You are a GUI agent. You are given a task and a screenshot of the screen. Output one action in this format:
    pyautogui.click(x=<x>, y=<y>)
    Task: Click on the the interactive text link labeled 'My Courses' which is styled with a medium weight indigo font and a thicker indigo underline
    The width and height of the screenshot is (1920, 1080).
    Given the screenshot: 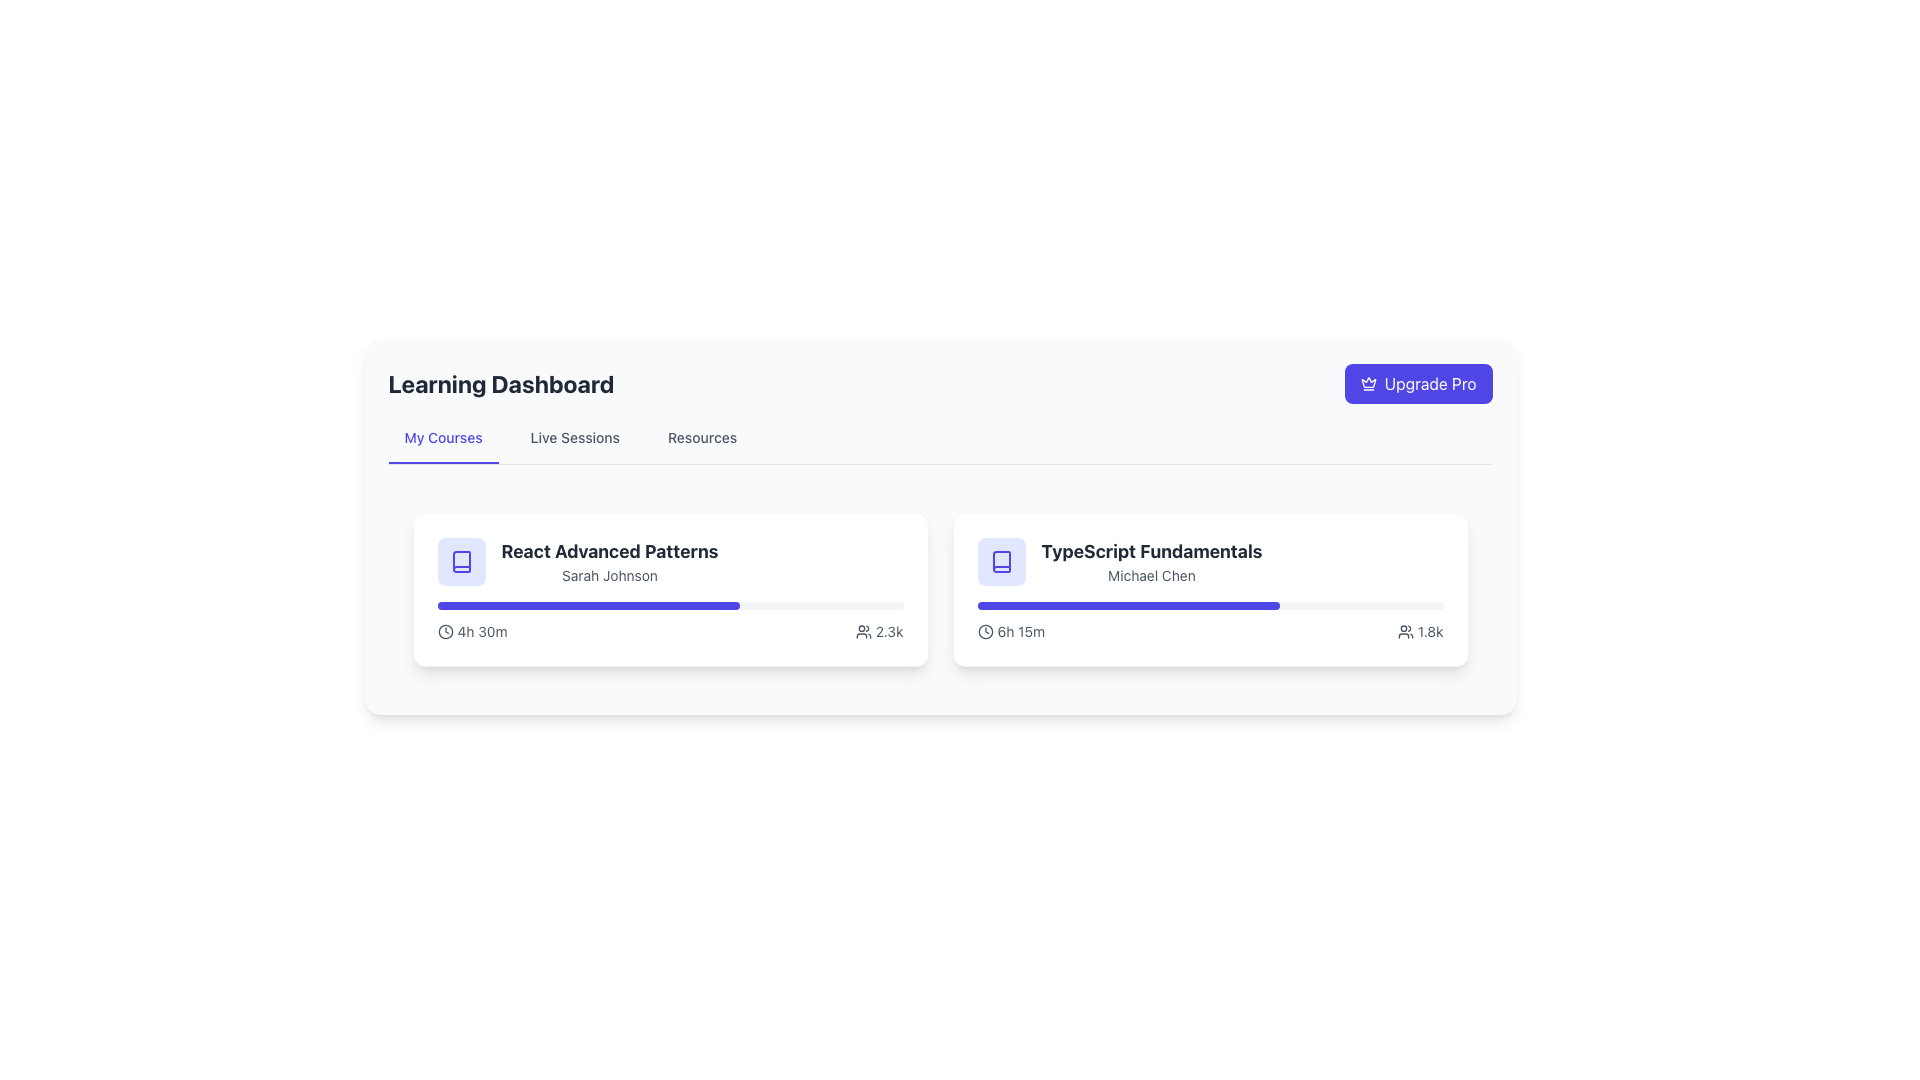 What is the action you would take?
    pyautogui.click(x=442, y=445)
    